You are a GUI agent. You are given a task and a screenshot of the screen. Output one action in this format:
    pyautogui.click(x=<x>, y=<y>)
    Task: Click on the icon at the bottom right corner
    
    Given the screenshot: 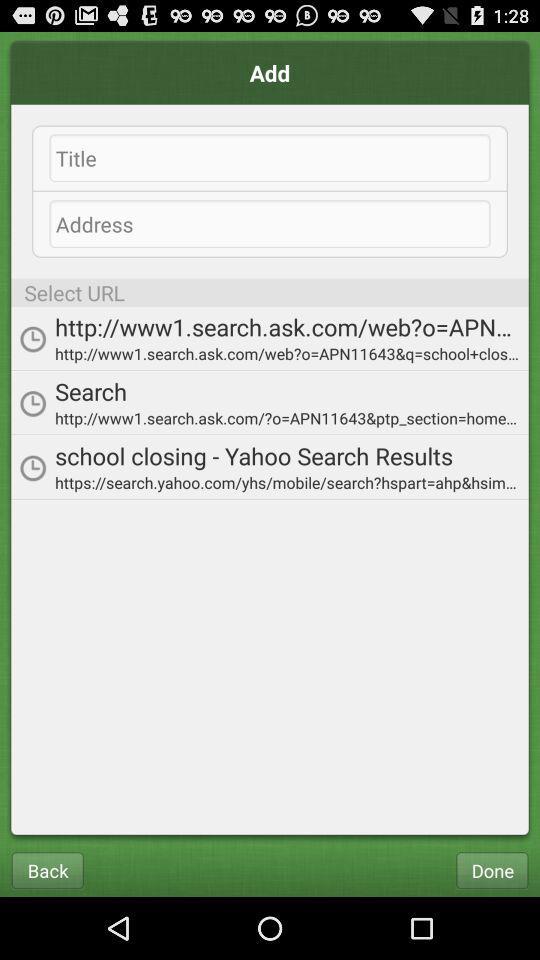 What is the action you would take?
    pyautogui.click(x=491, y=869)
    